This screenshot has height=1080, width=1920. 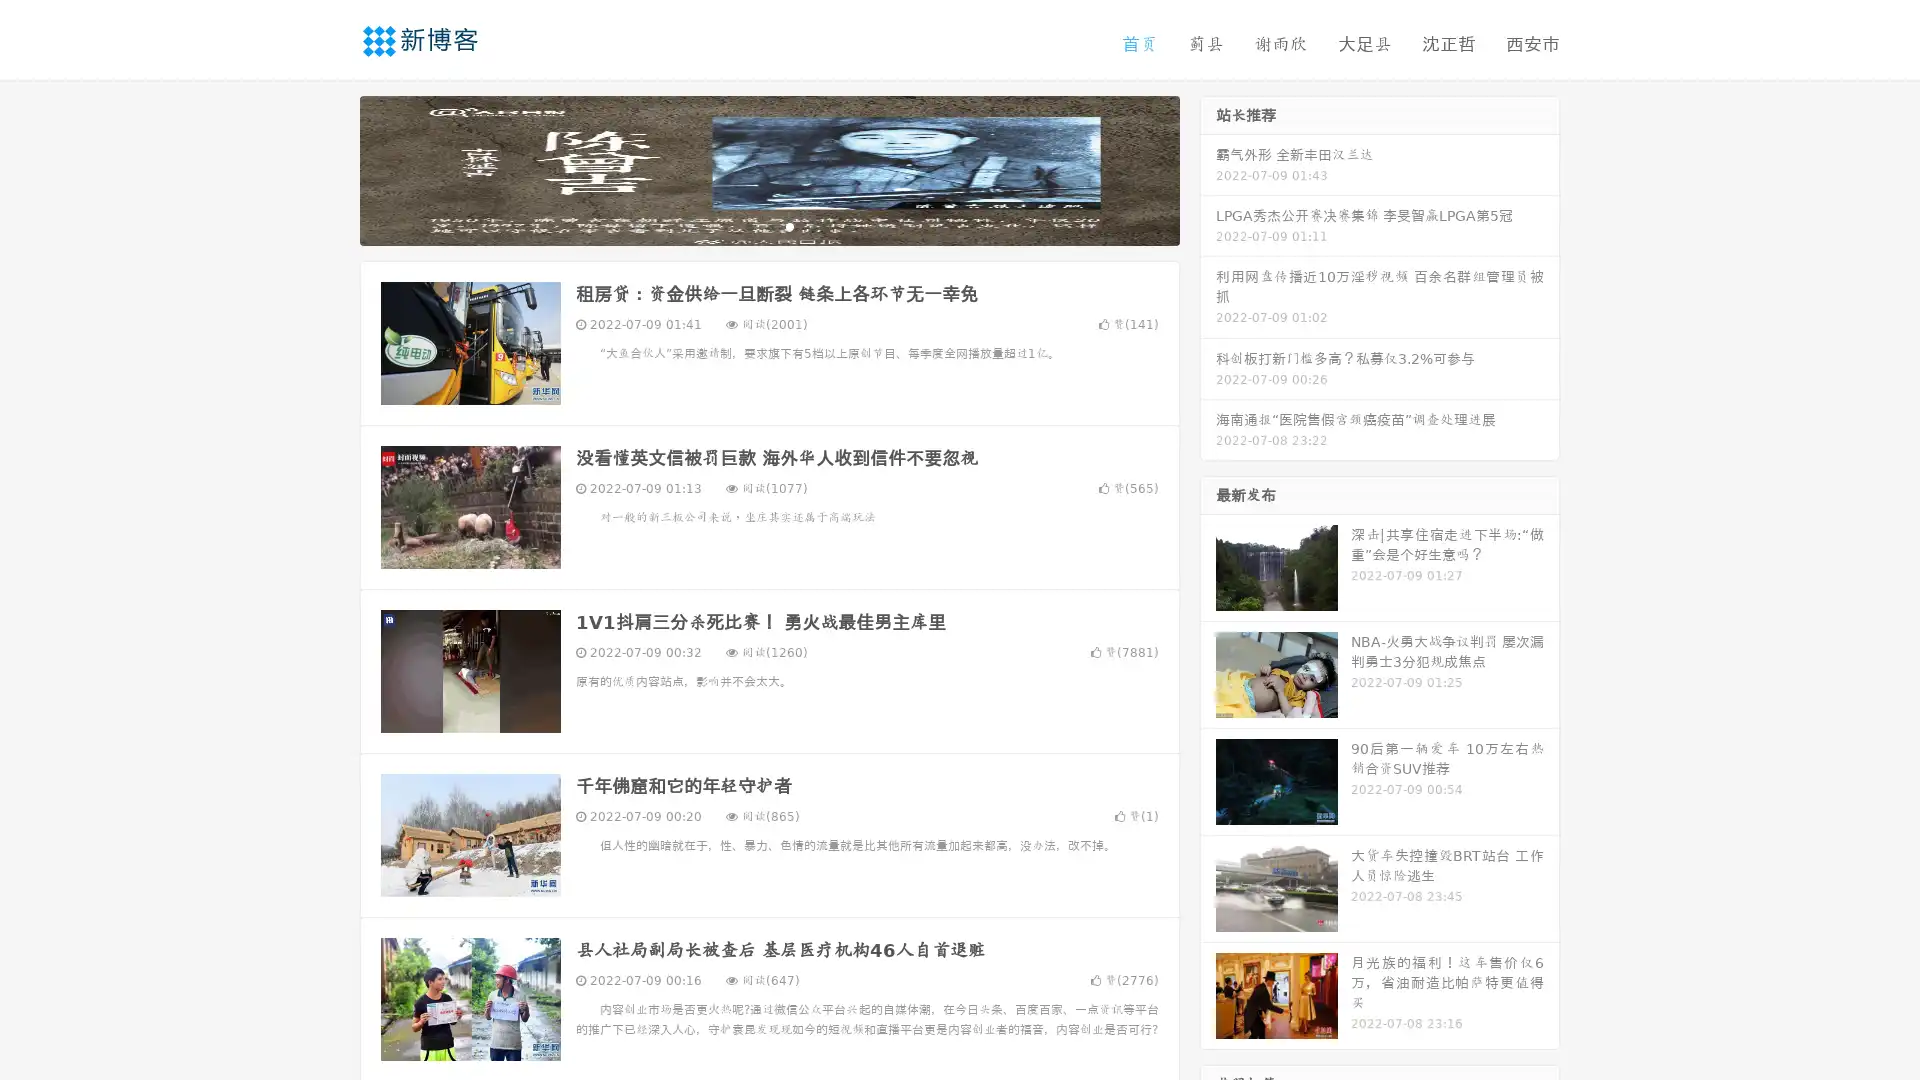 What do you see at coordinates (768, 225) in the screenshot?
I see `Go to slide 2` at bounding box center [768, 225].